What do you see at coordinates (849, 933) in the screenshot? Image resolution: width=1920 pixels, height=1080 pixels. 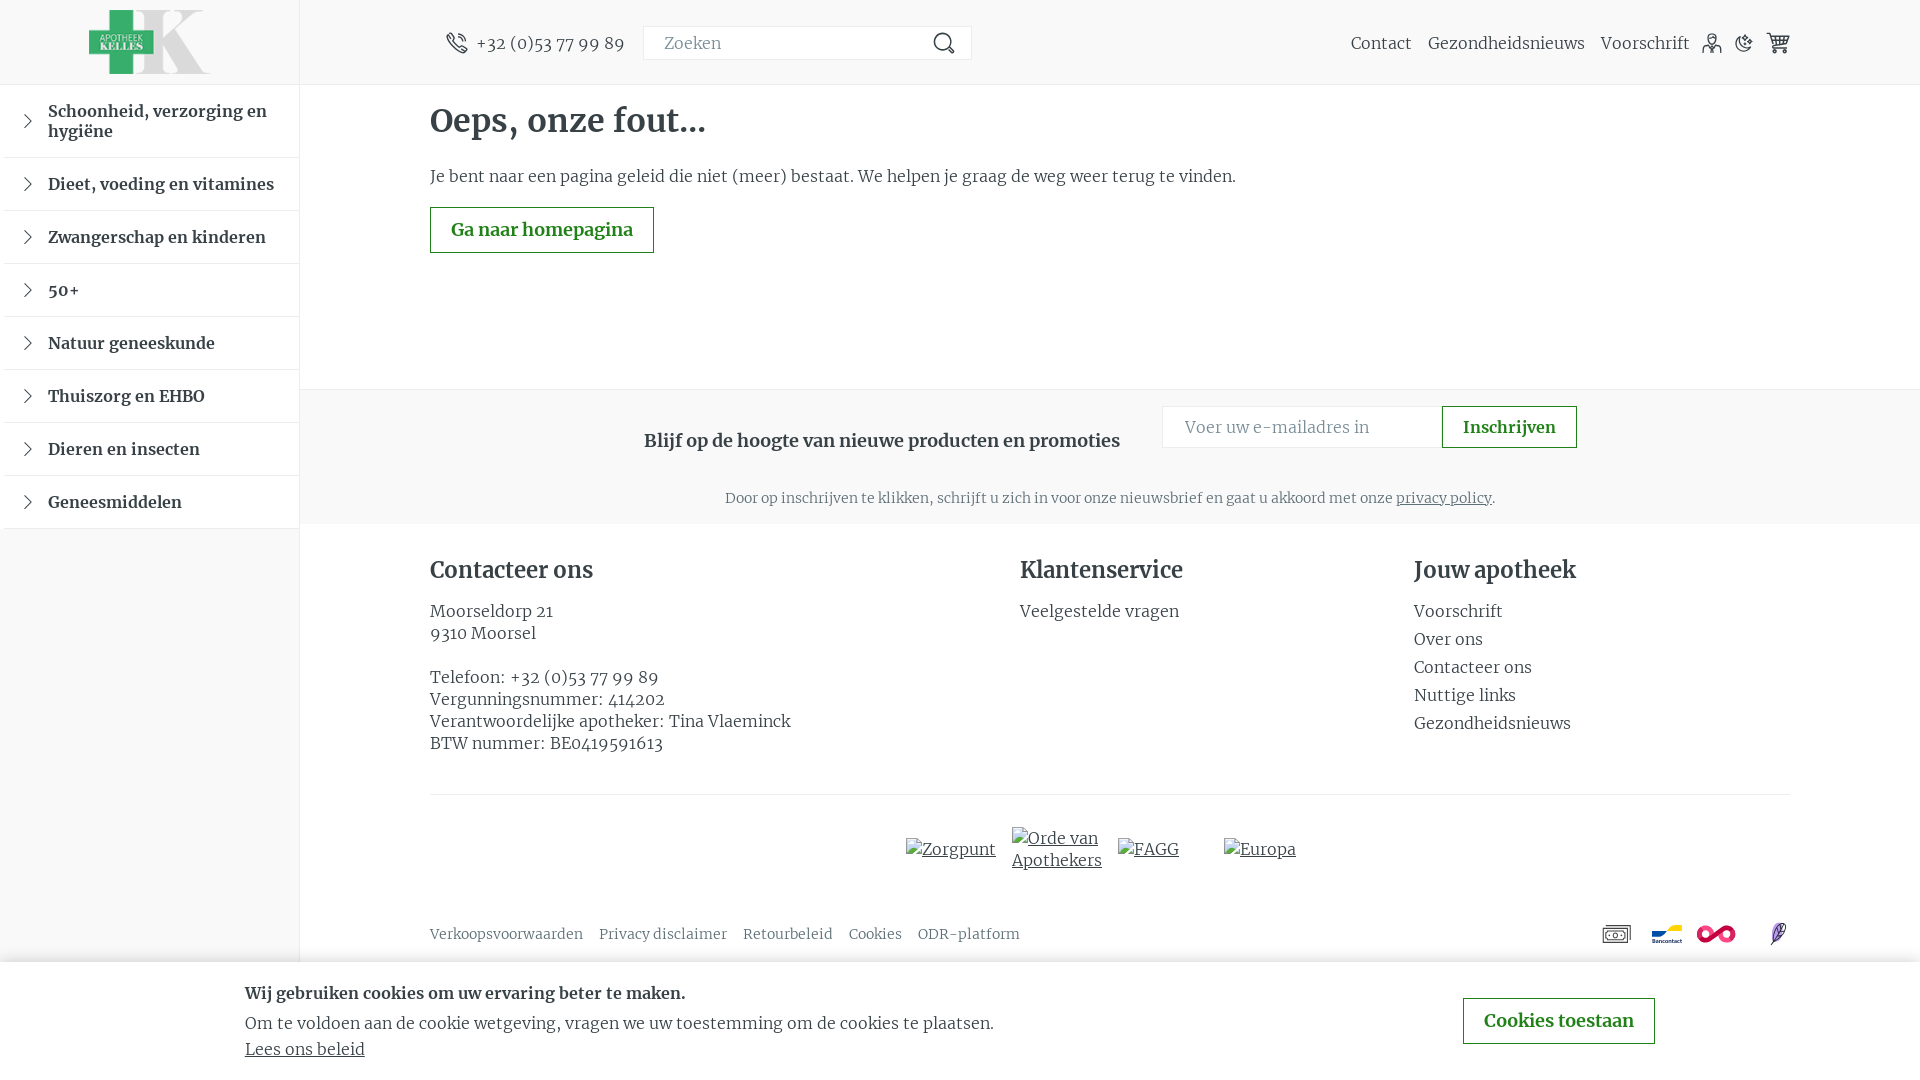 I see `'Cookies'` at bounding box center [849, 933].